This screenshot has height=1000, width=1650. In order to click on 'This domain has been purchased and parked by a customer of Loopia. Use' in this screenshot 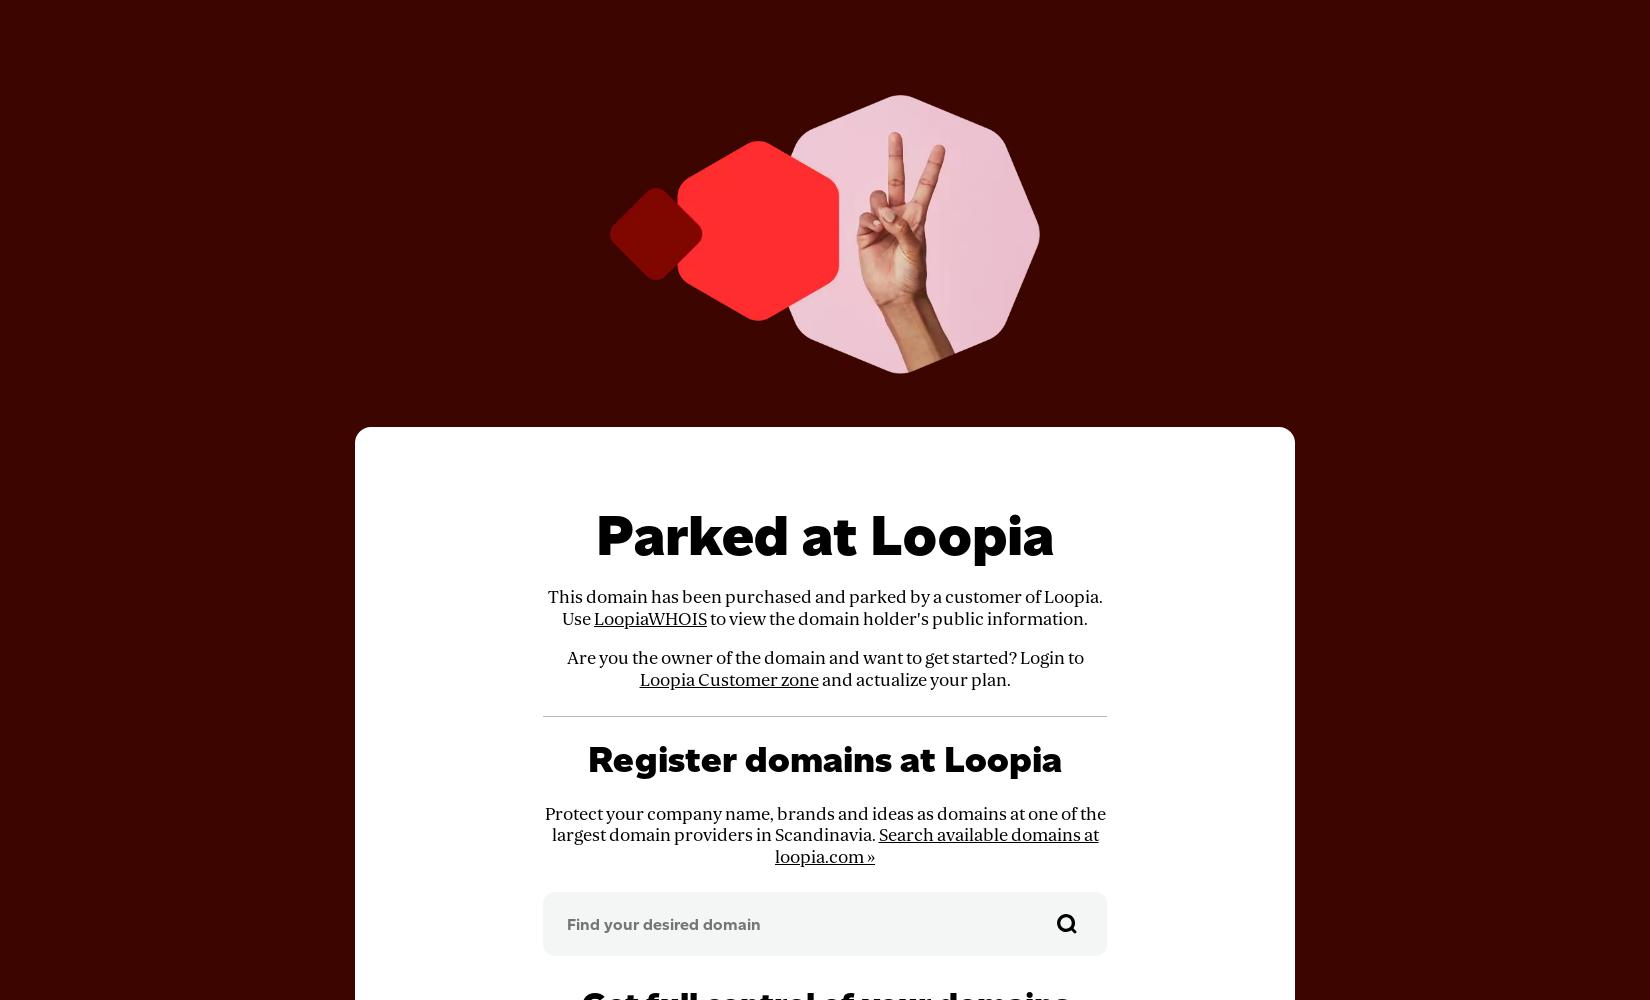, I will do `click(823, 607)`.